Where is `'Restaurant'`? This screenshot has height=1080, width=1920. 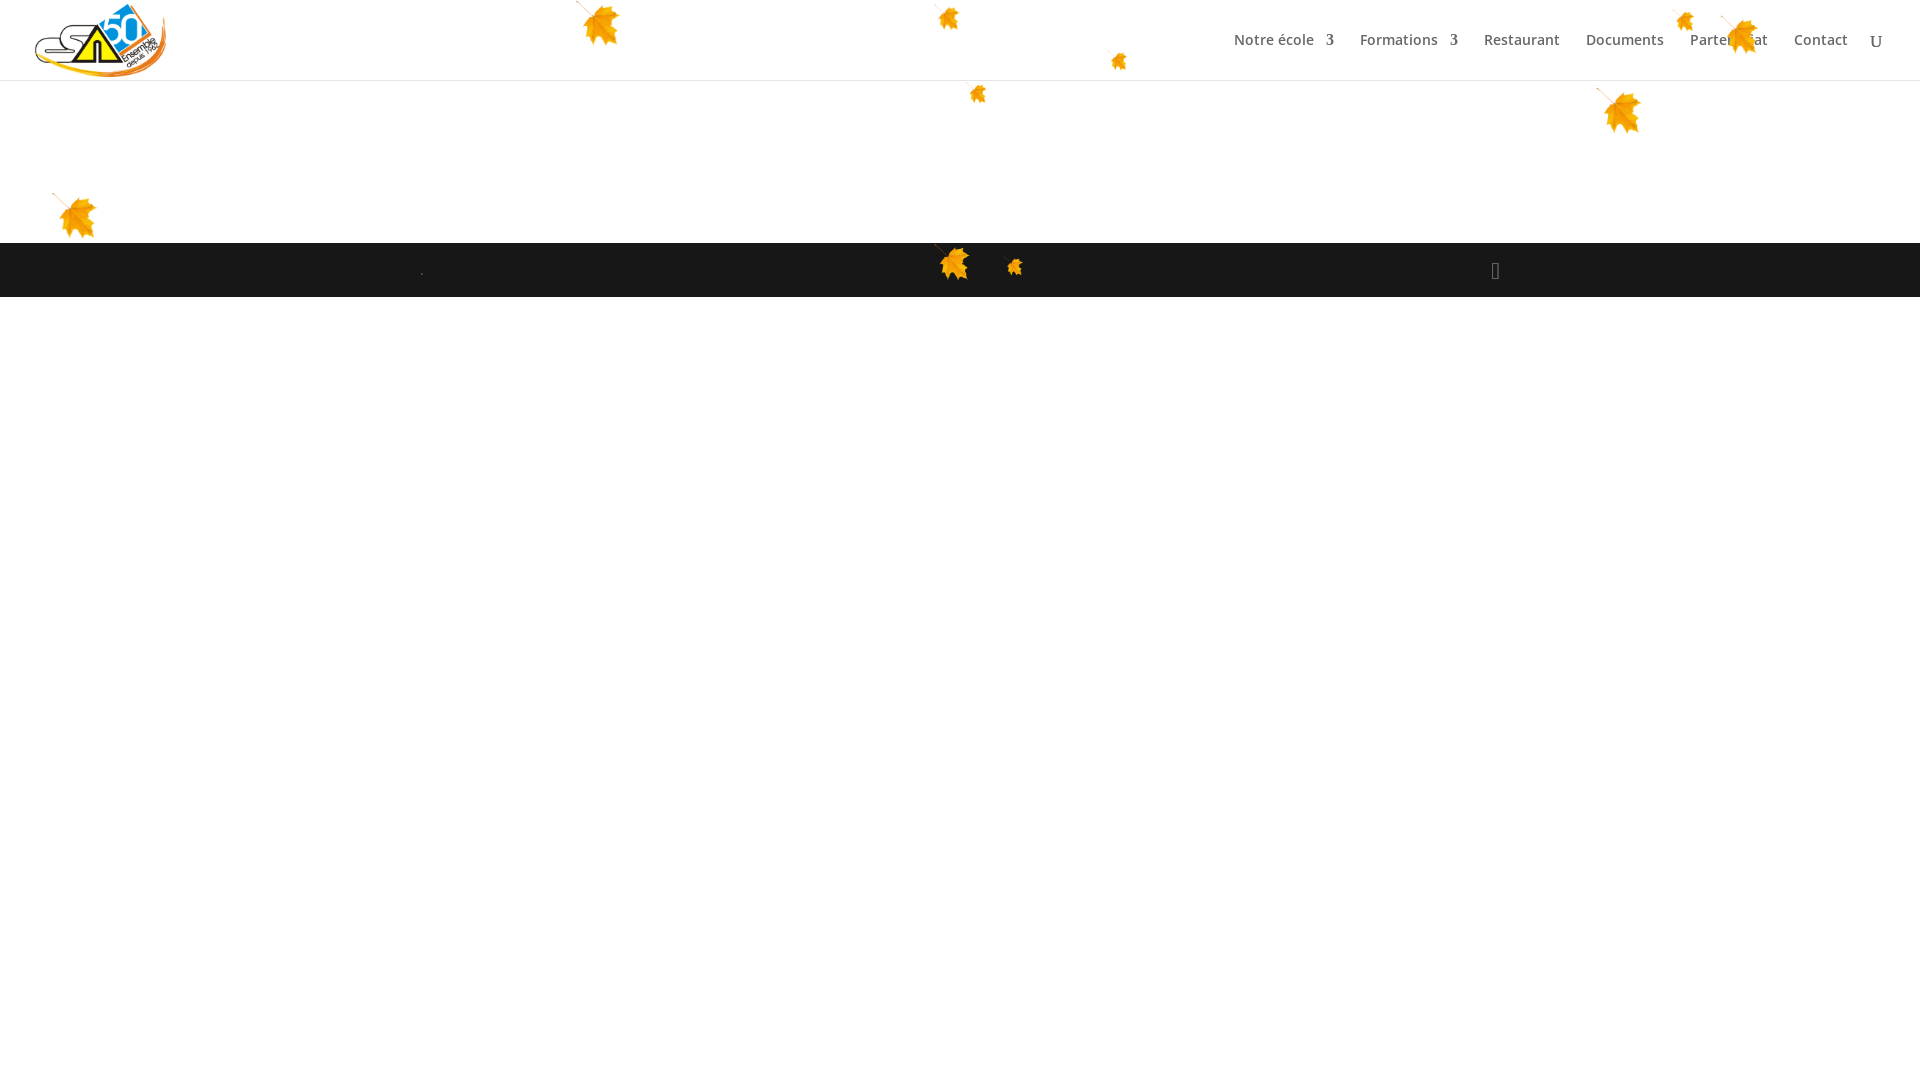
'Restaurant' is located at coordinates (1520, 55).